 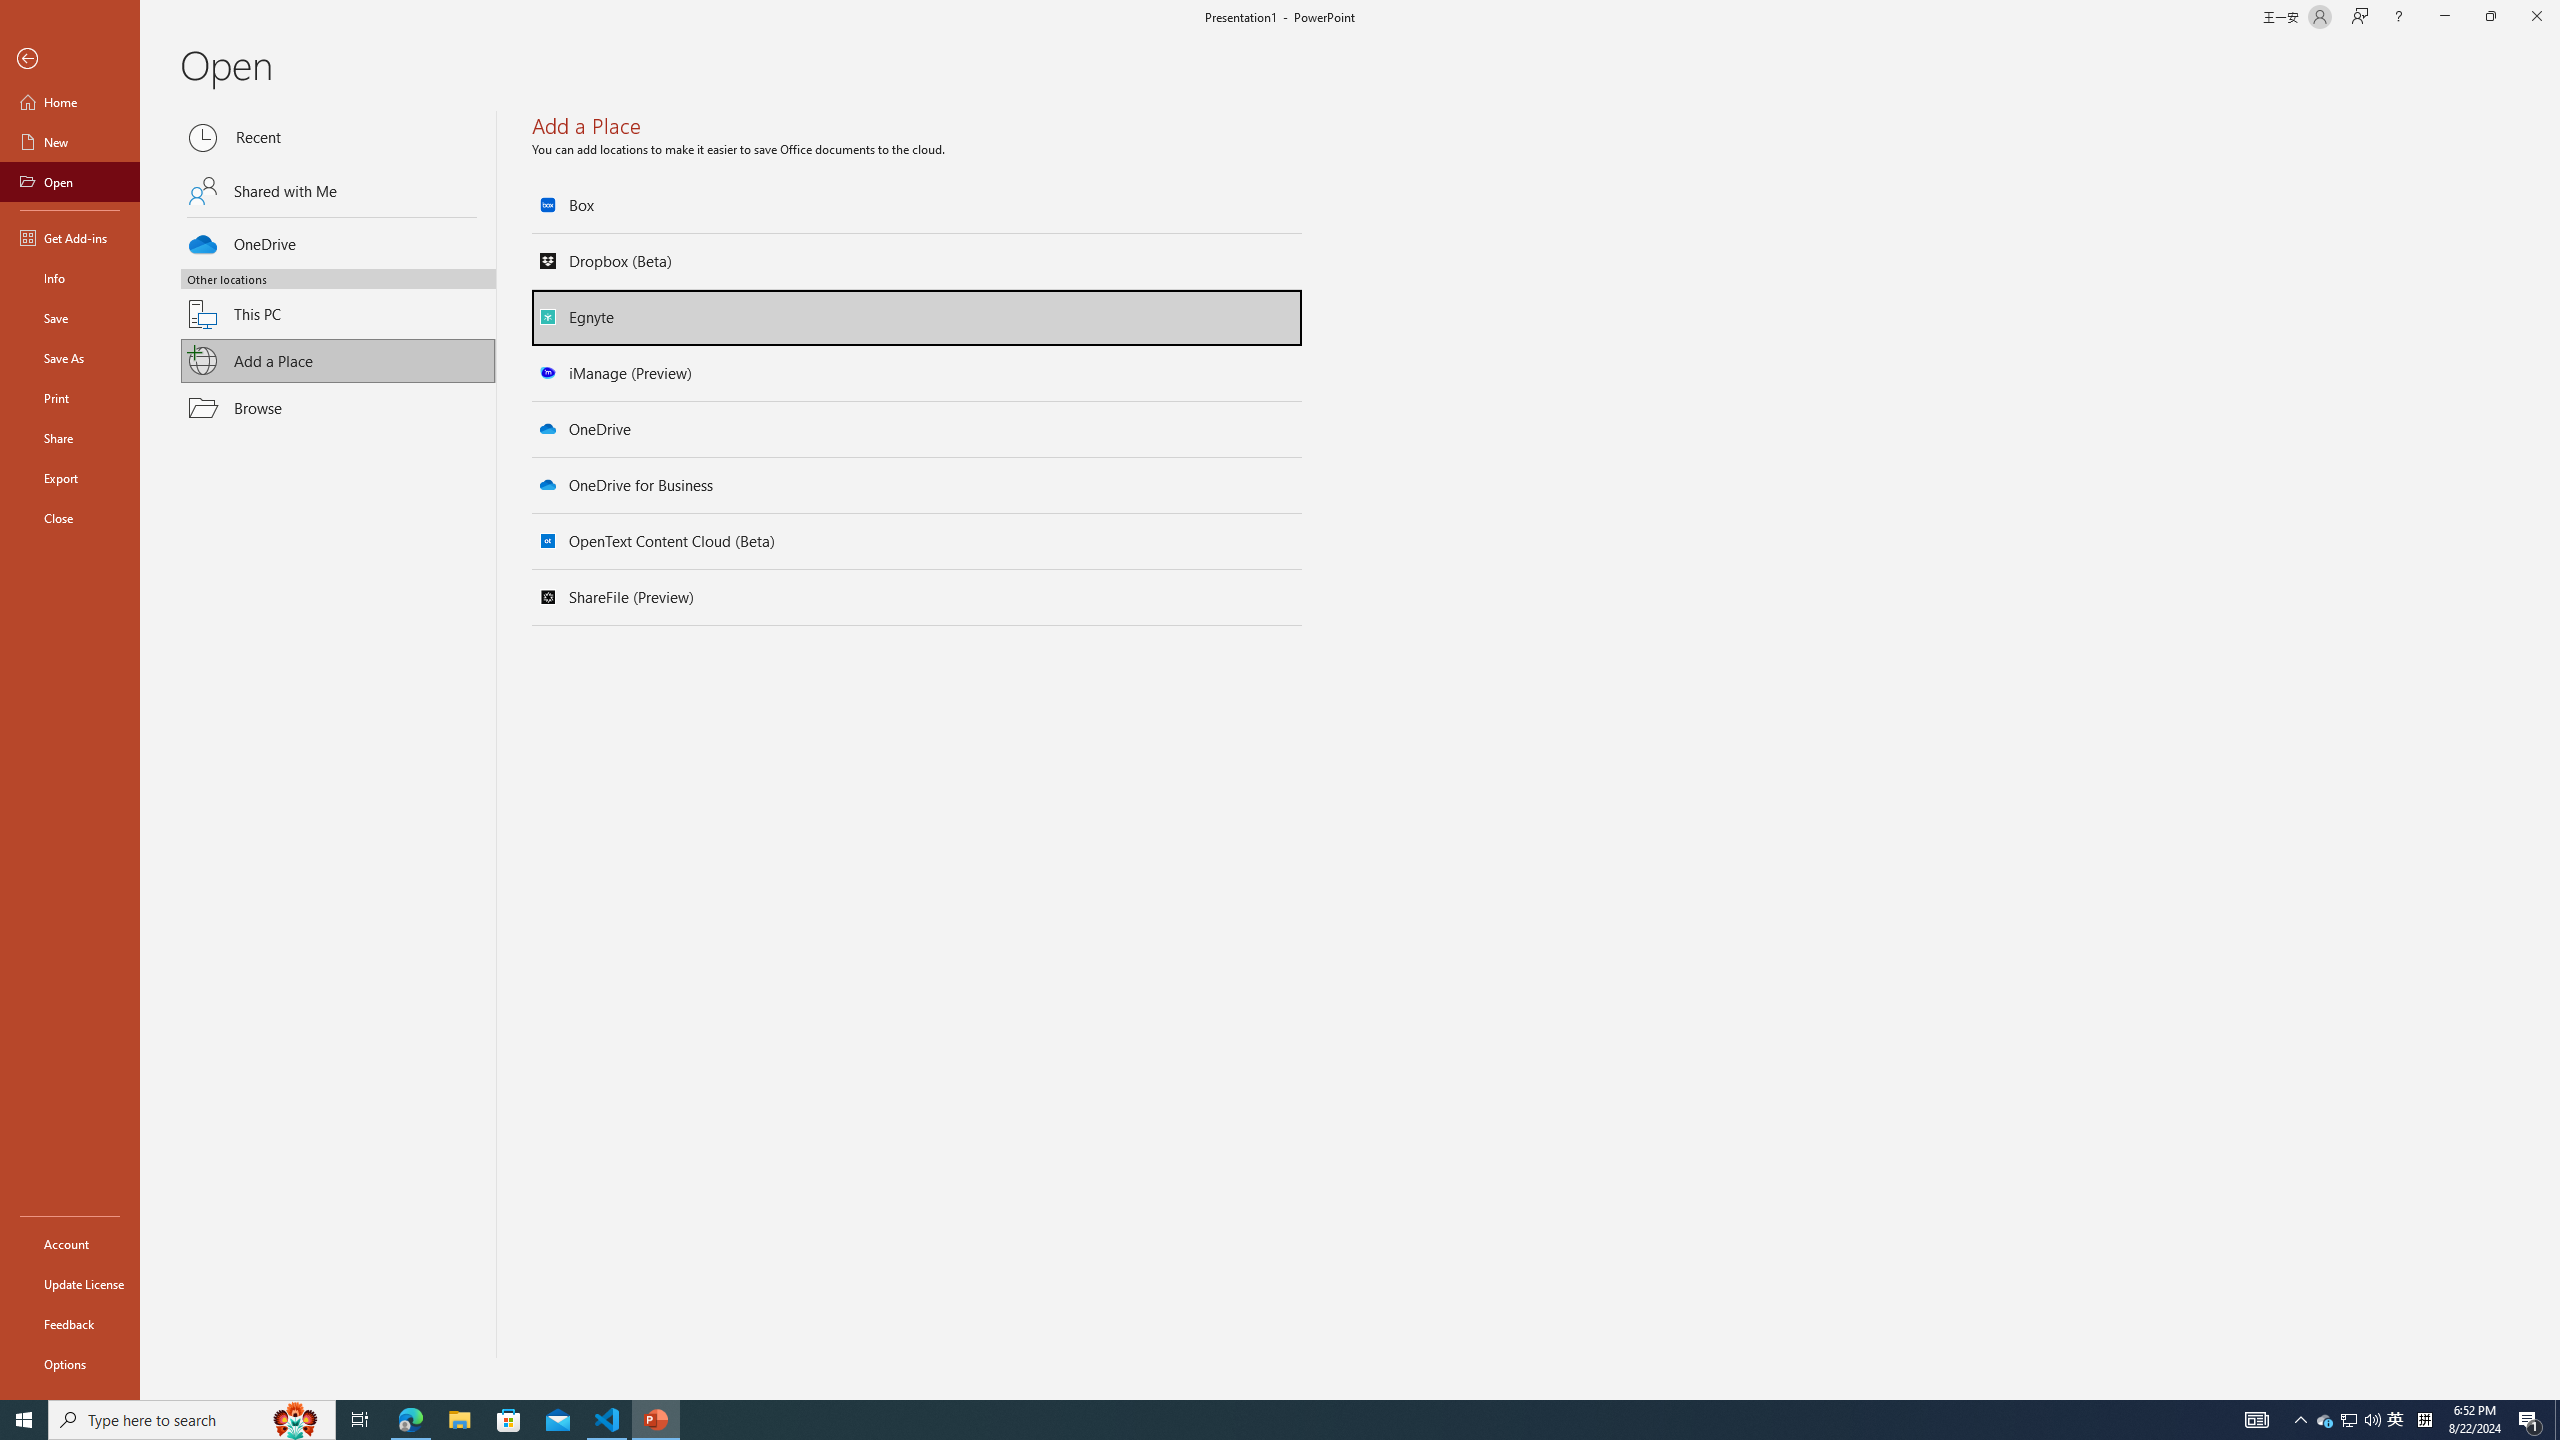 I want to click on 'This PC', so click(x=338, y=302).